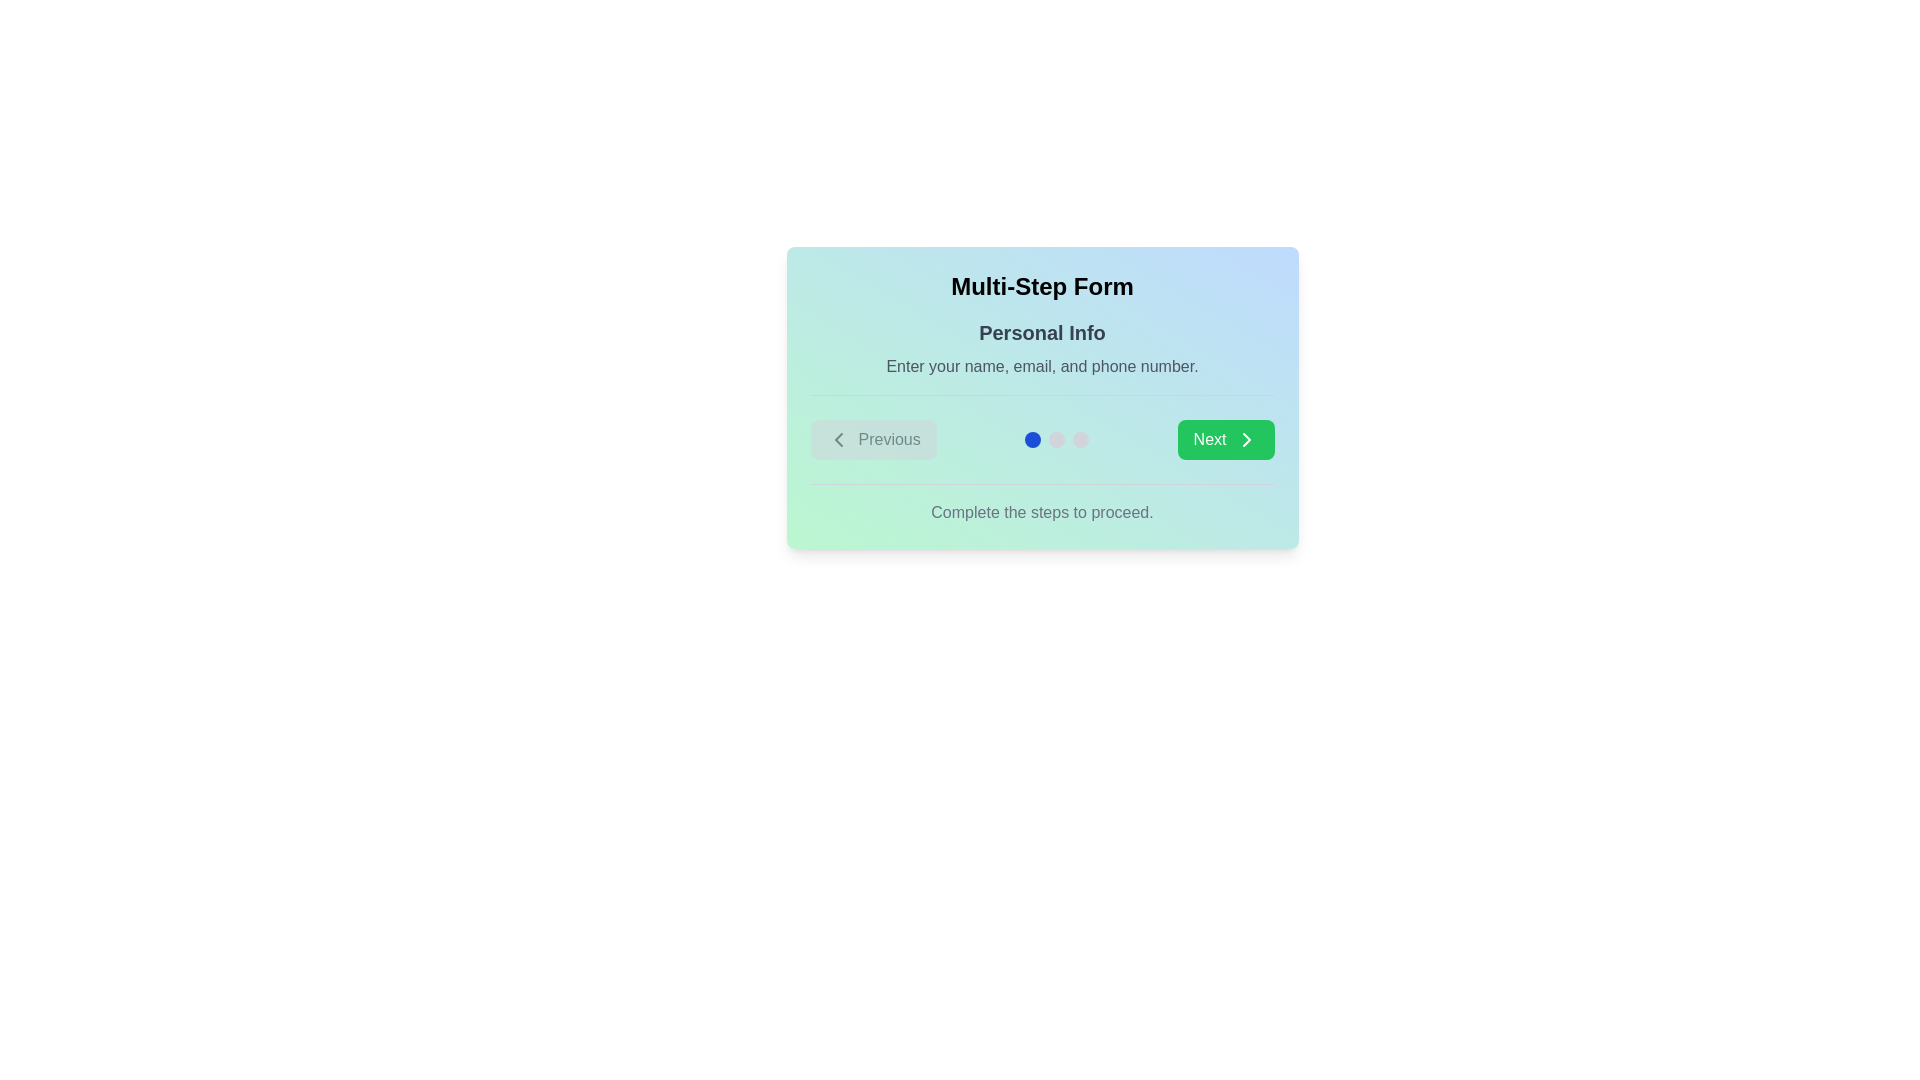 This screenshot has width=1920, height=1080. Describe the element at coordinates (1041, 331) in the screenshot. I see `the bold text label displaying 'Personal Info' at the center of the interface` at that location.